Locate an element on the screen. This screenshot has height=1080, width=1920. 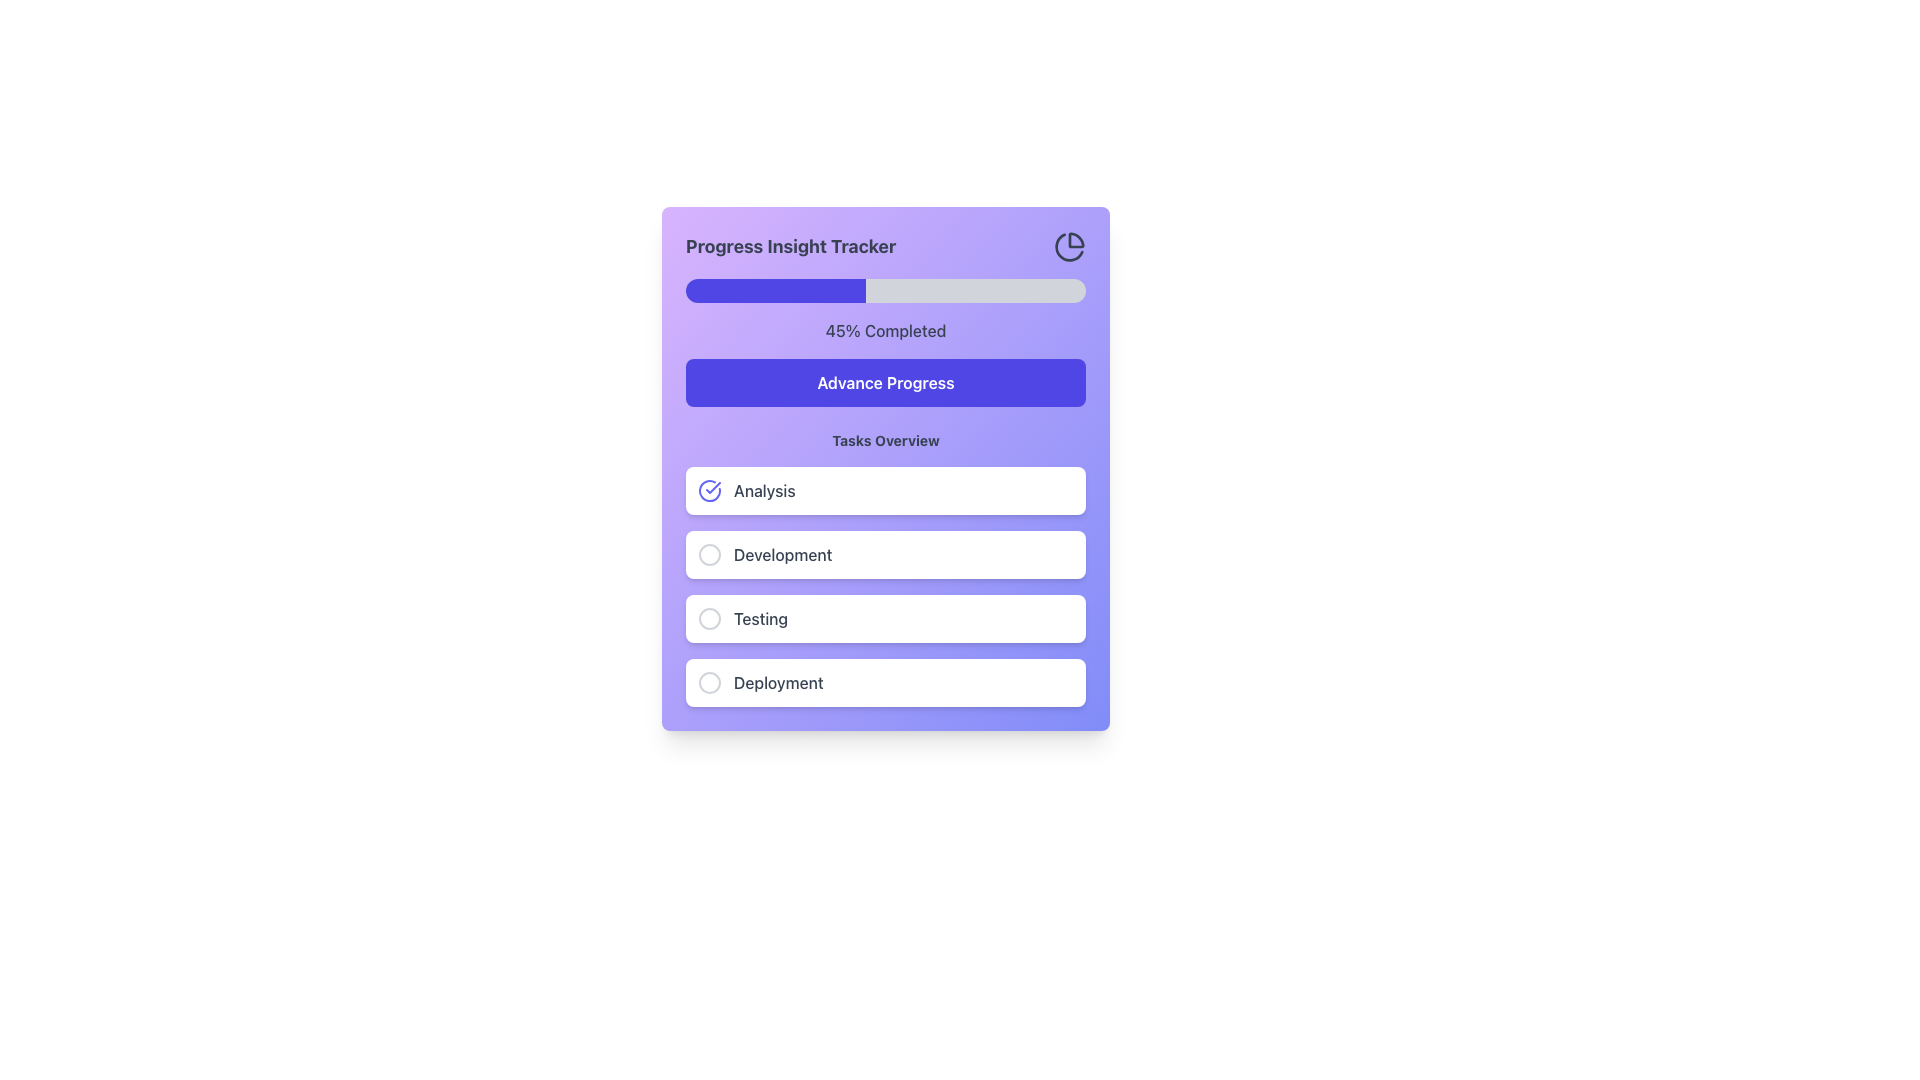
the blue rectangular progress bar indicating progress value, located beneath the 'Progress Insight Tracker' title is located at coordinates (775, 290).